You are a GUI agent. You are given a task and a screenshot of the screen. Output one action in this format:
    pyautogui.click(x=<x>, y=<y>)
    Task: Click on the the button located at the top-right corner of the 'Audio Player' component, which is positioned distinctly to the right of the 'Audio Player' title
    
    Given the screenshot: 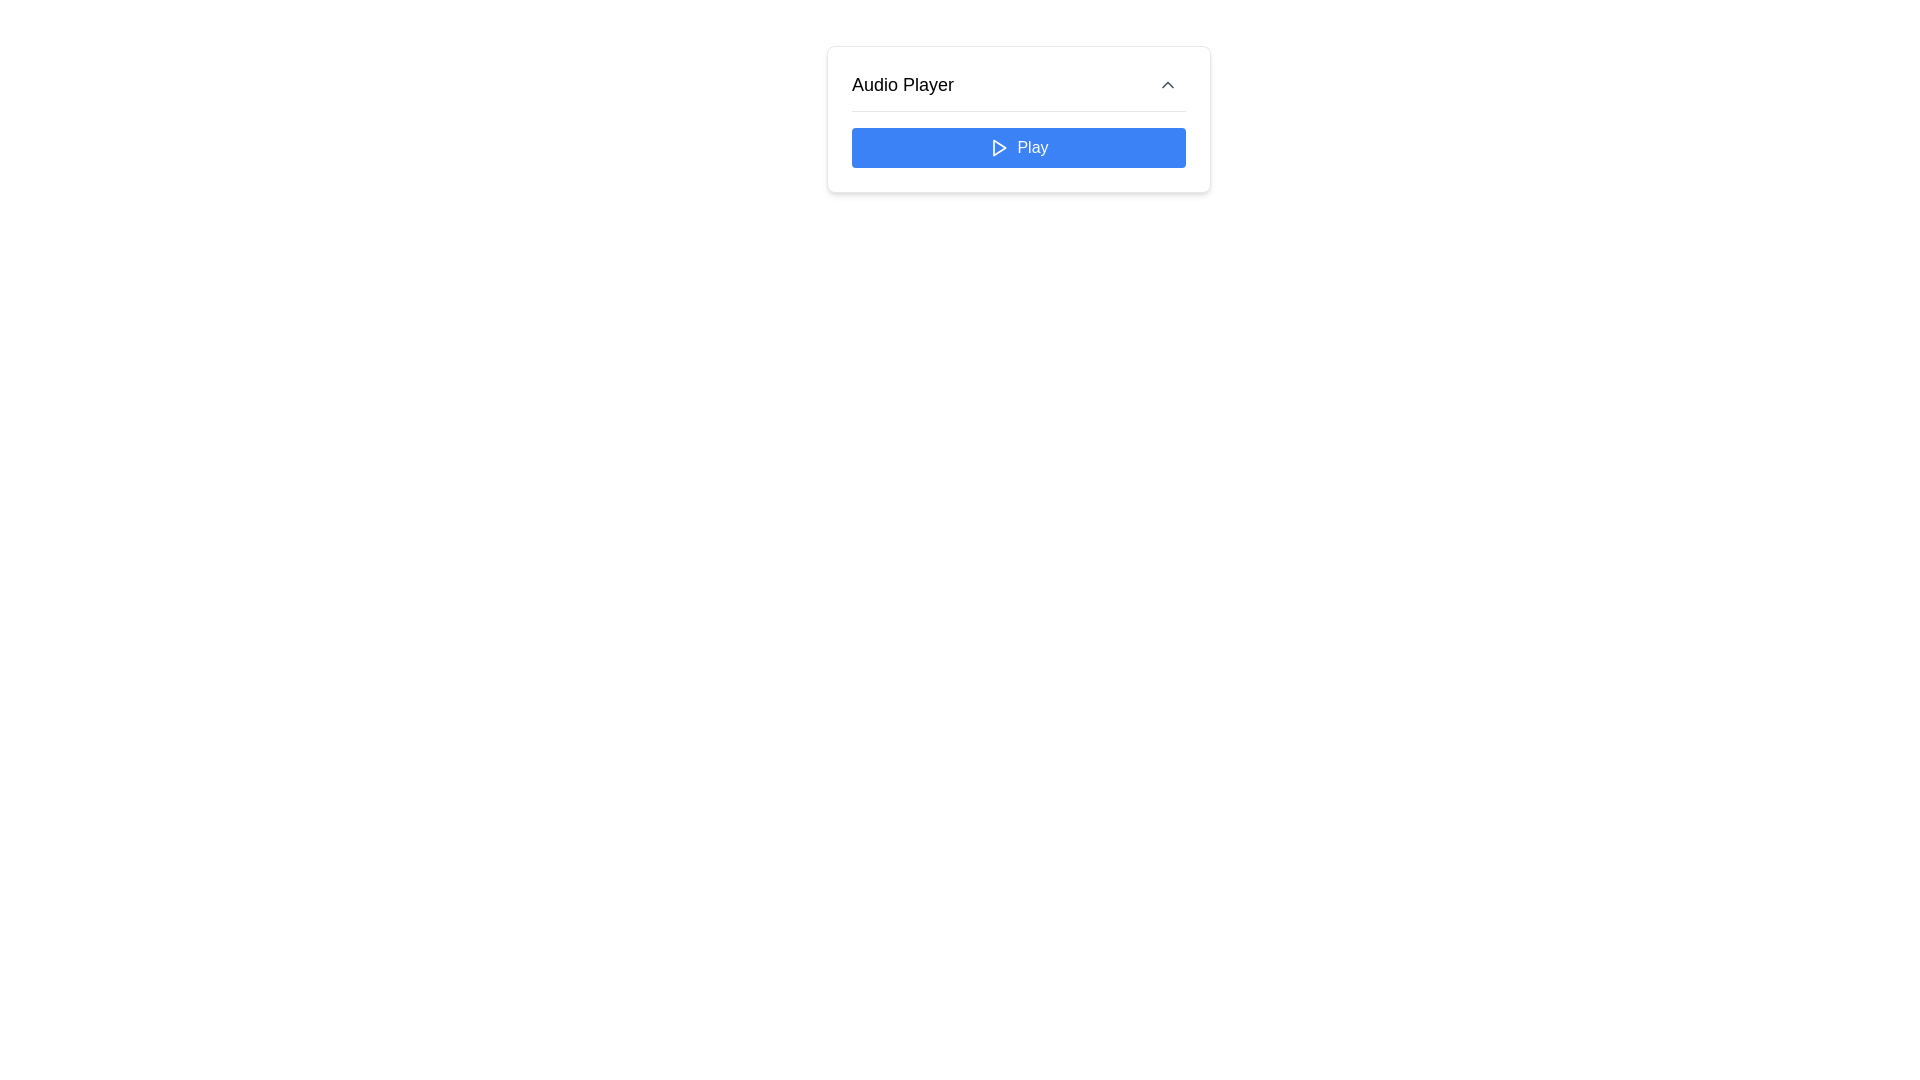 What is the action you would take?
    pyautogui.click(x=1167, y=83)
    